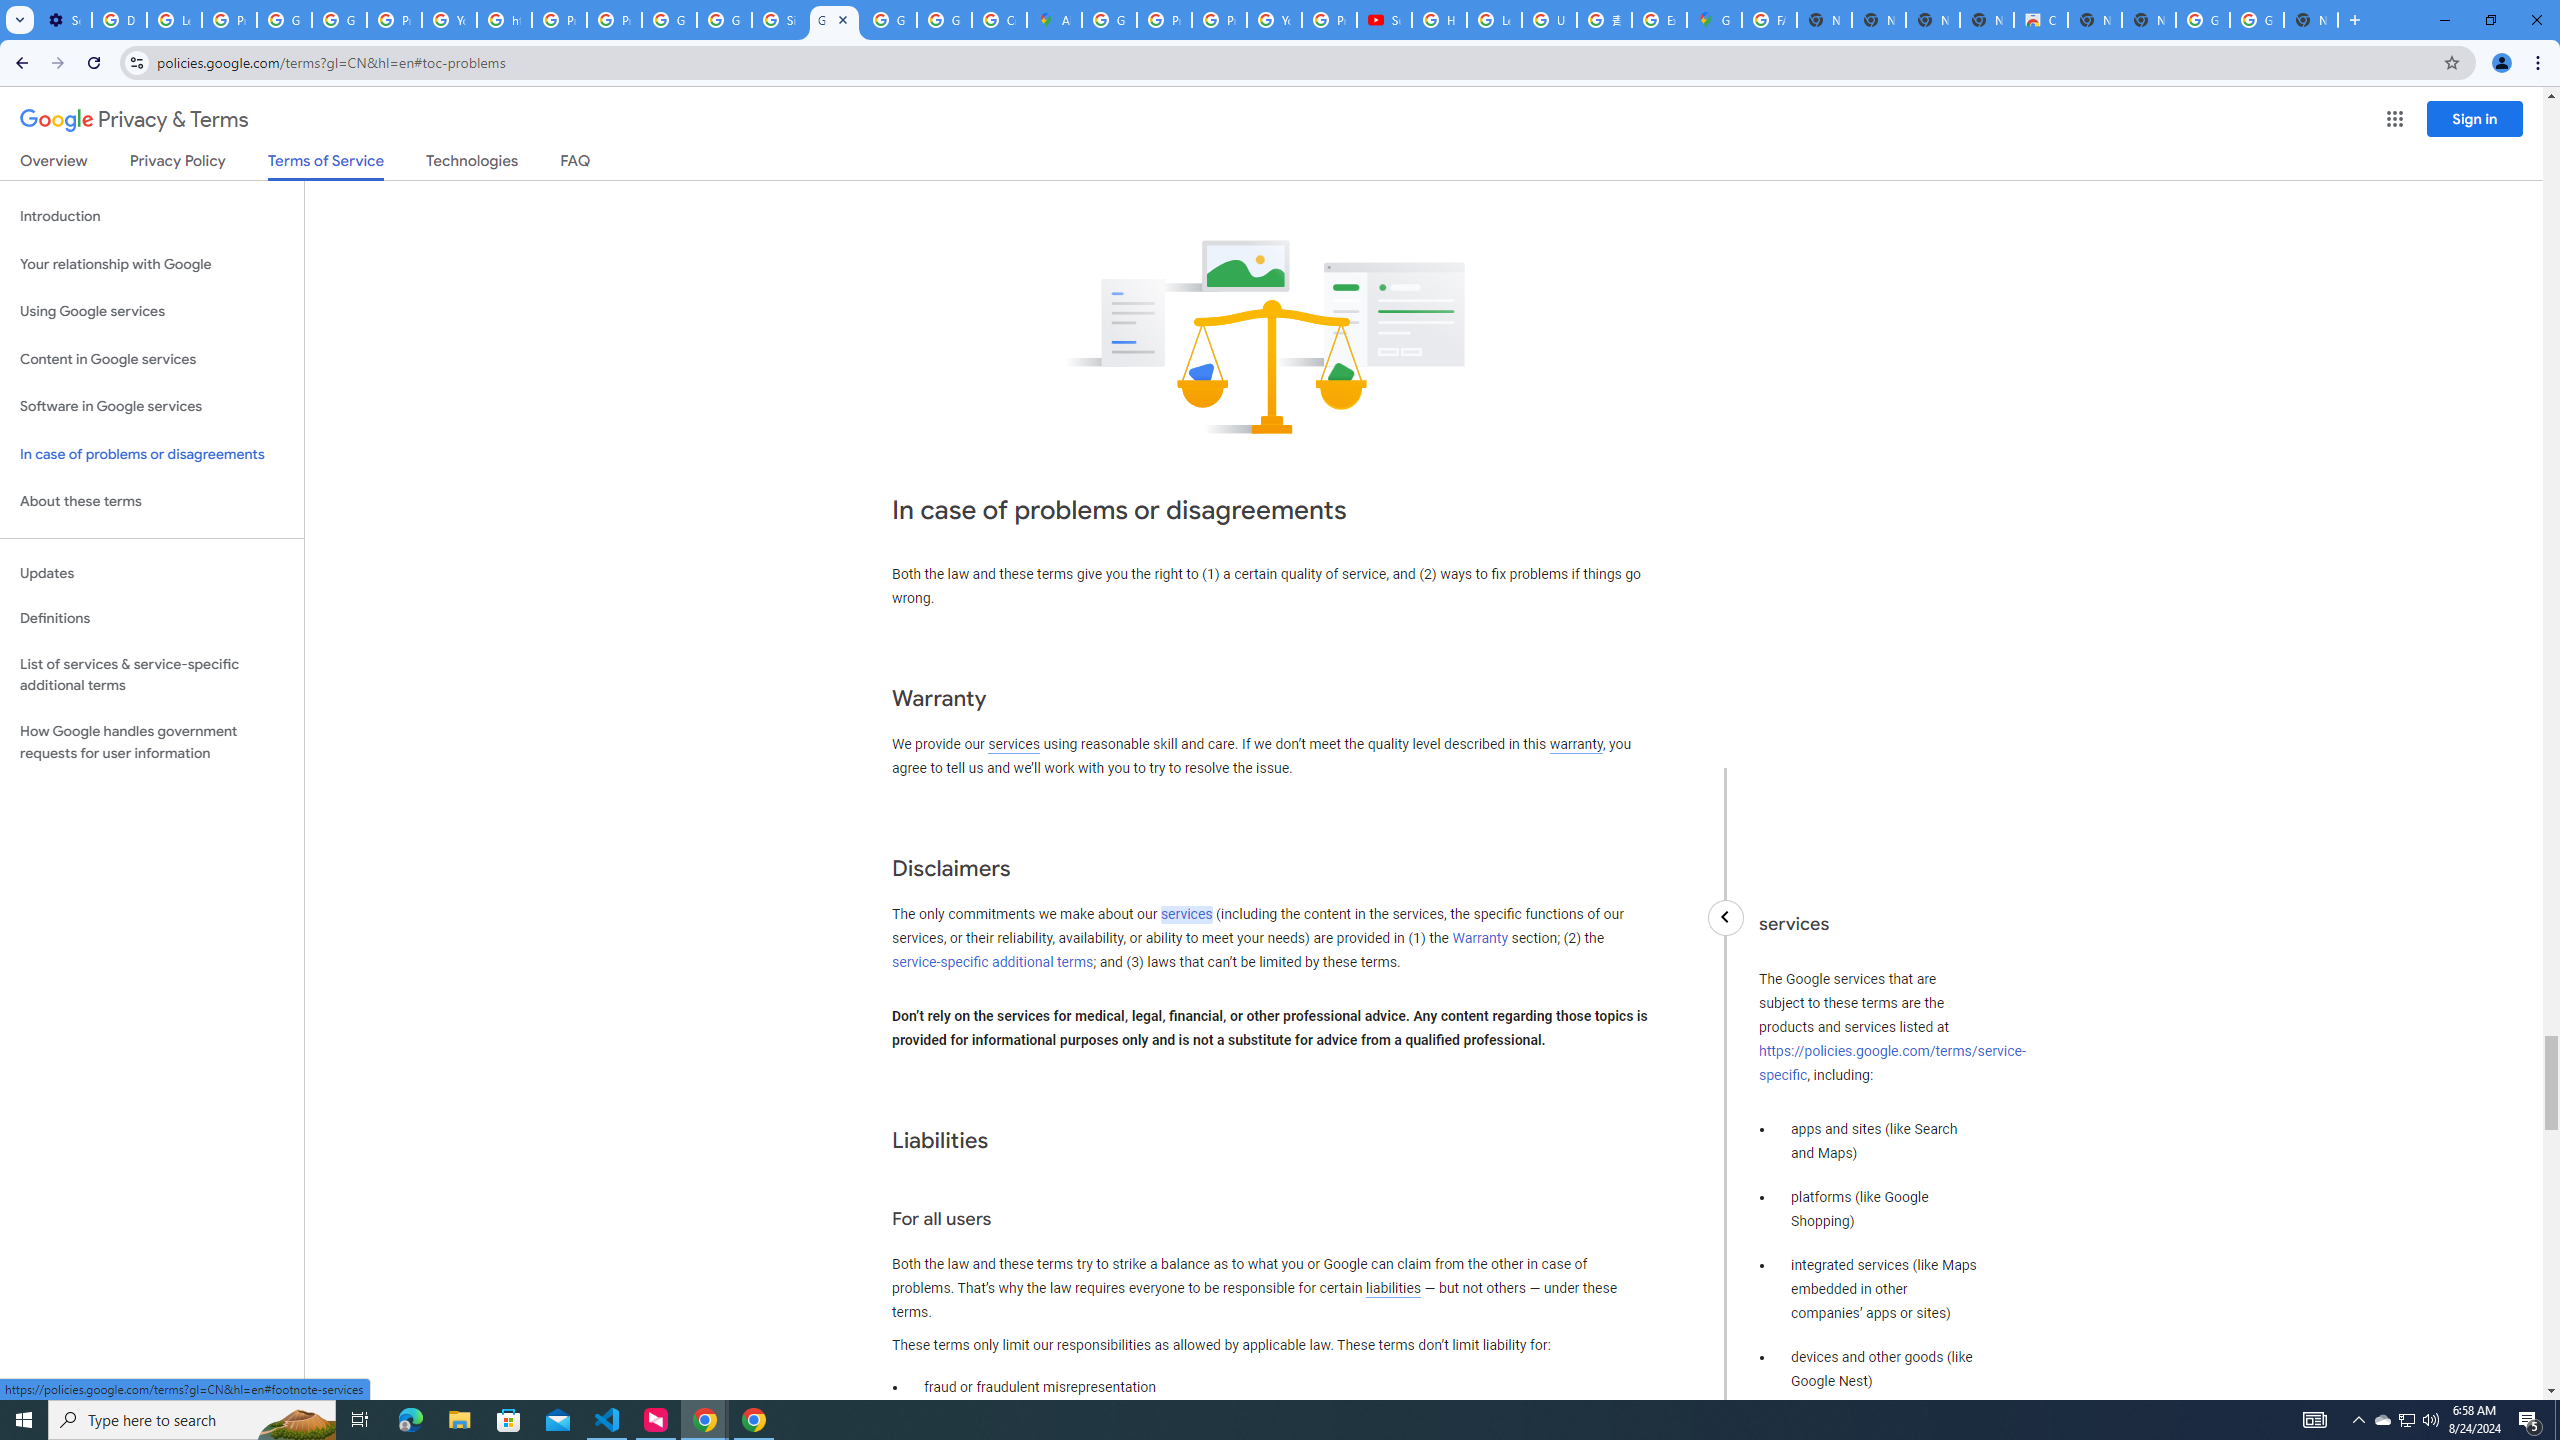 The image size is (2560, 1440). What do you see at coordinates (151, 455) in the screenshot?
I see `'In case of problems or disagreements'` at bounding box center [151, 455].